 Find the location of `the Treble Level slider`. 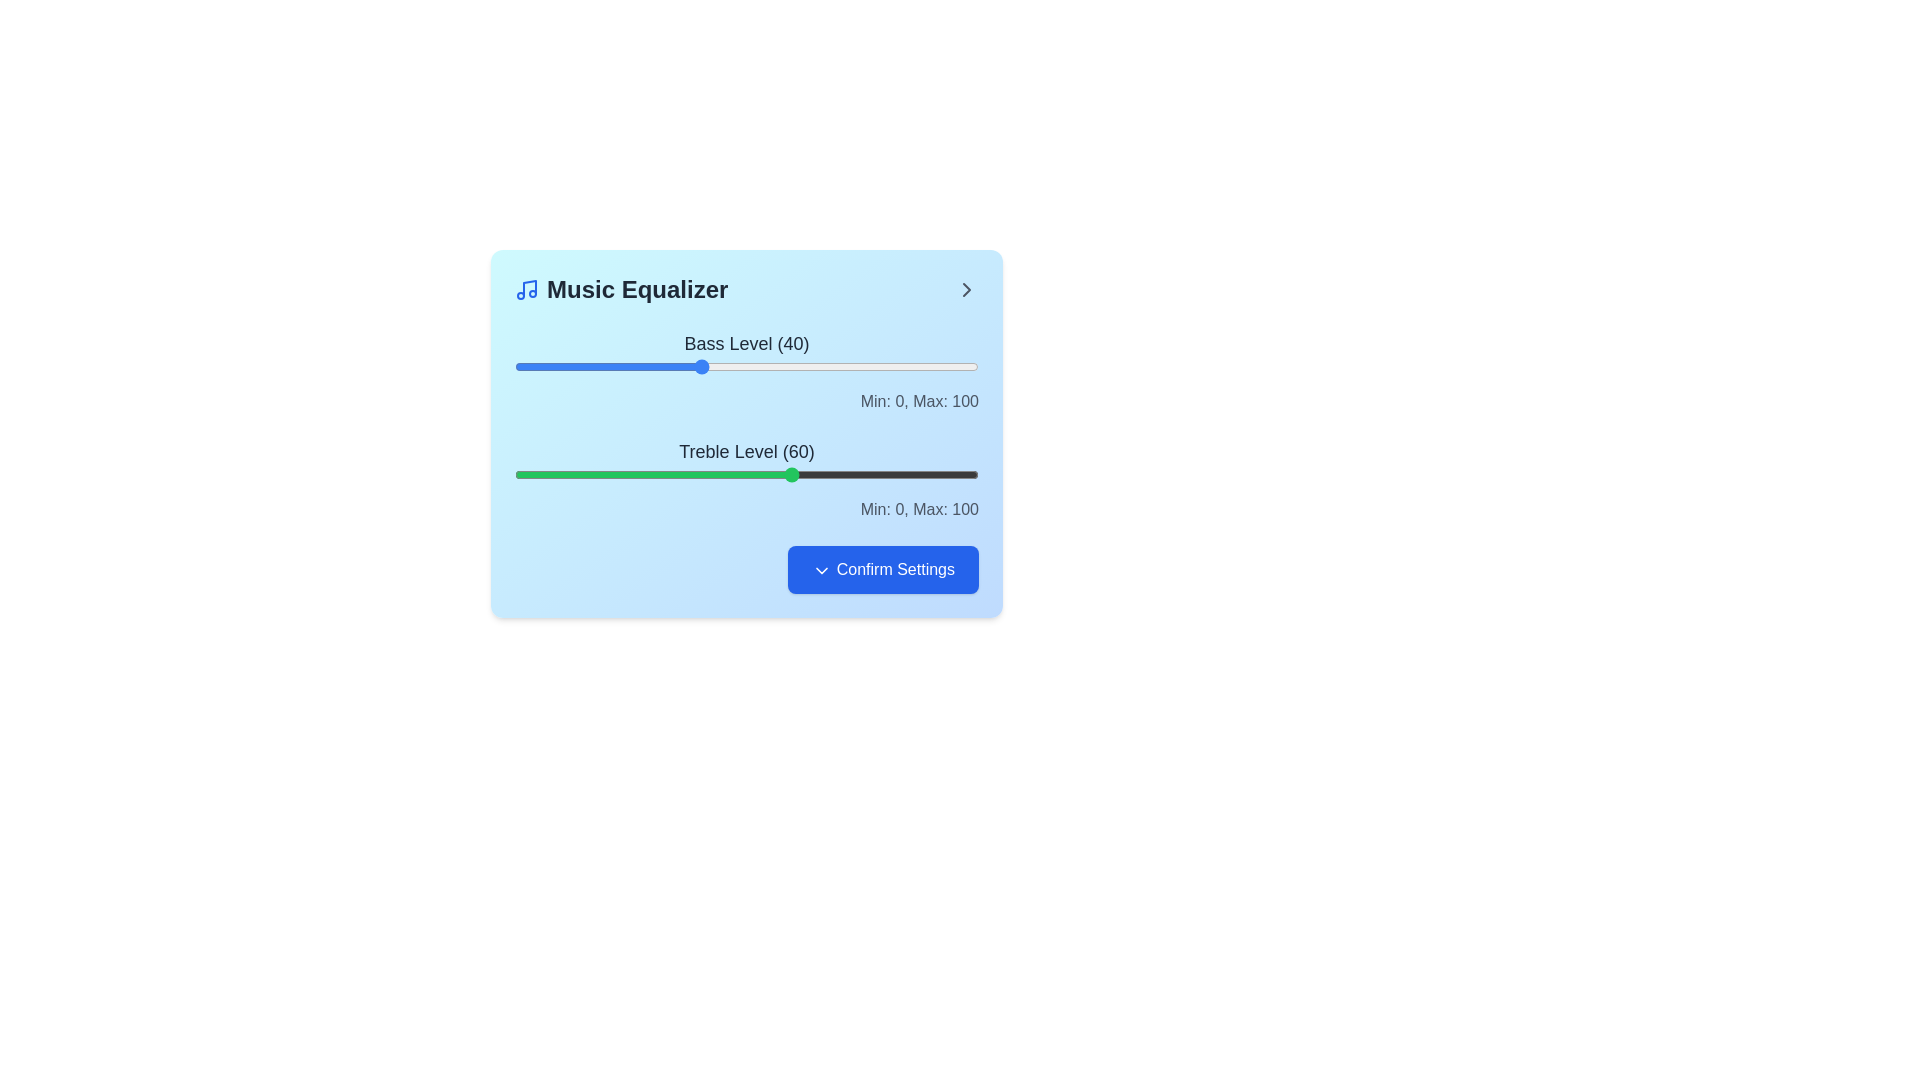

the Treble Level slider is located at coordinates (746, 474).